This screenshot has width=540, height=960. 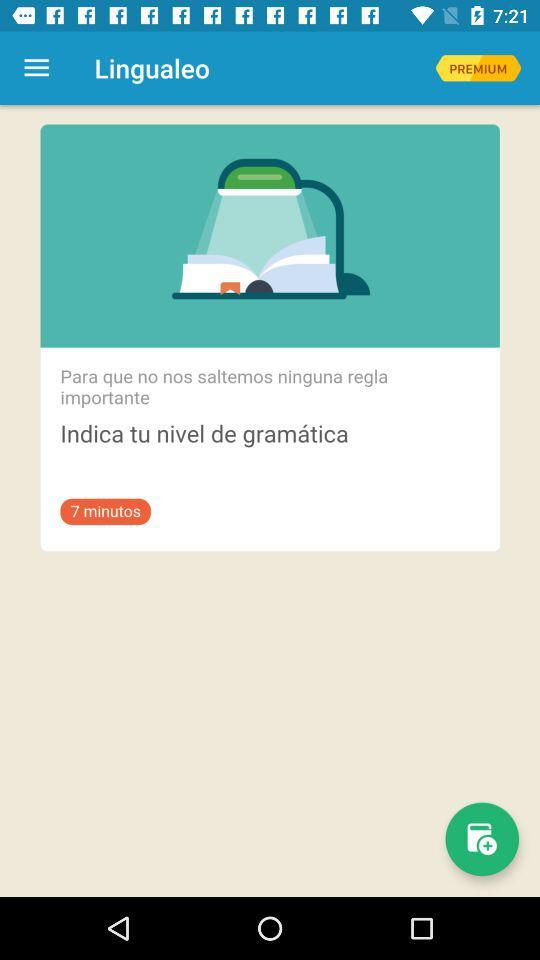 I want to click on option, so click(x=477, y=68).